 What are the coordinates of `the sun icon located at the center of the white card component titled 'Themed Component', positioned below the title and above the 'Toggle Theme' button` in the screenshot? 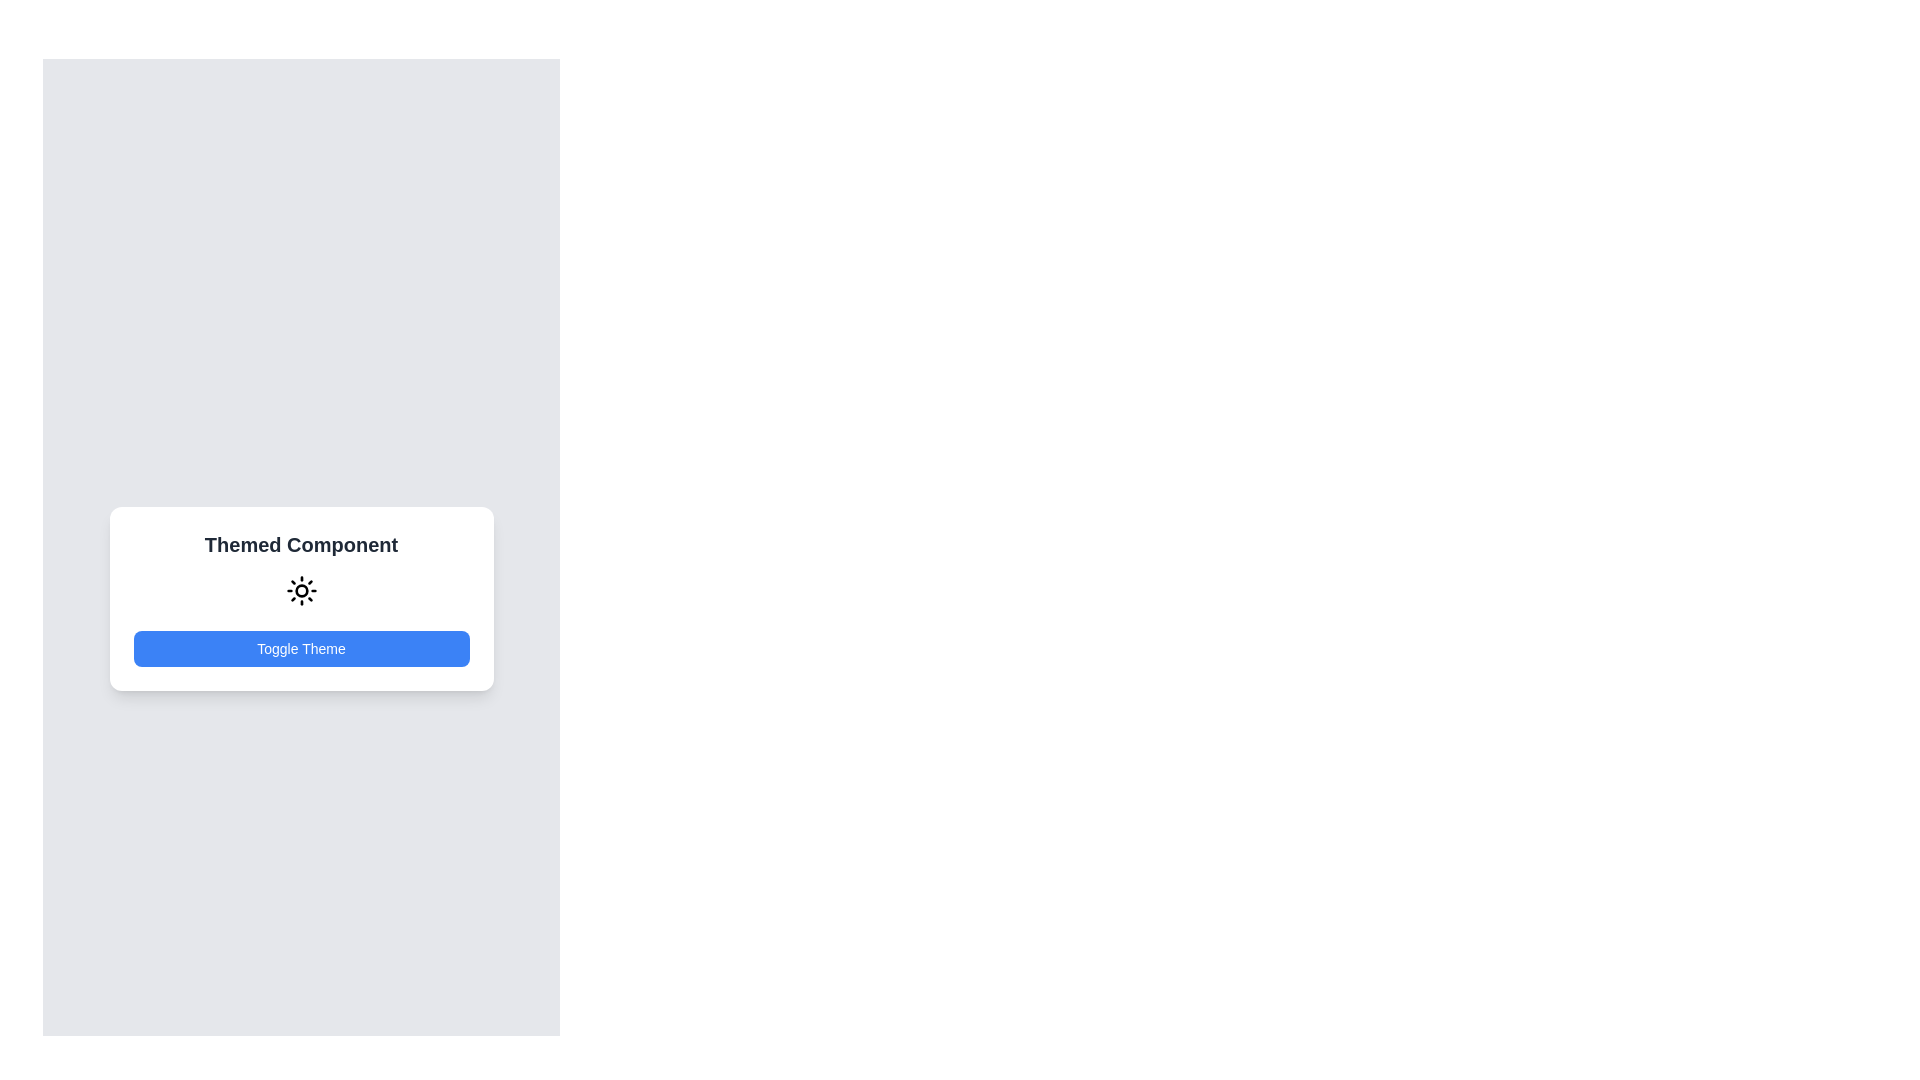 It's located at (300, 589).